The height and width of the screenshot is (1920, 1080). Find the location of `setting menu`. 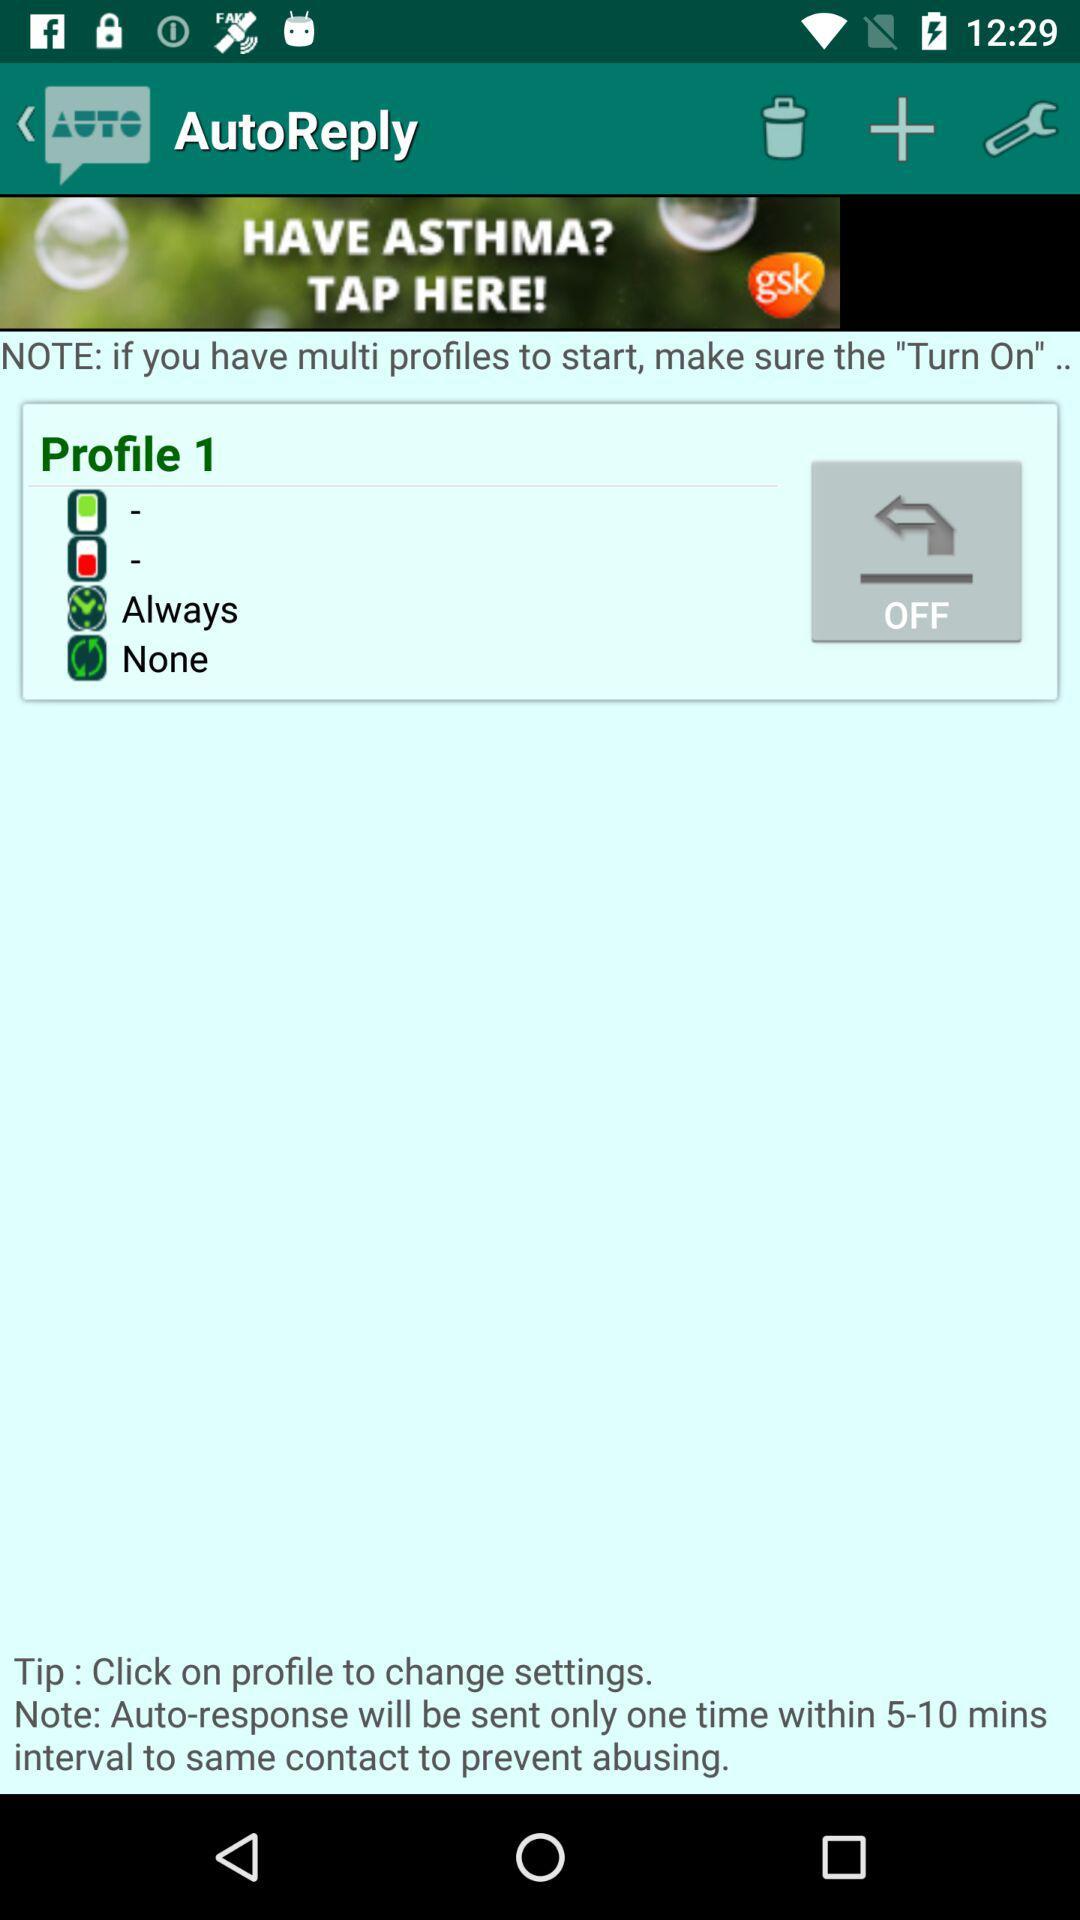

setting menu is located at coordinates (1020, 127).